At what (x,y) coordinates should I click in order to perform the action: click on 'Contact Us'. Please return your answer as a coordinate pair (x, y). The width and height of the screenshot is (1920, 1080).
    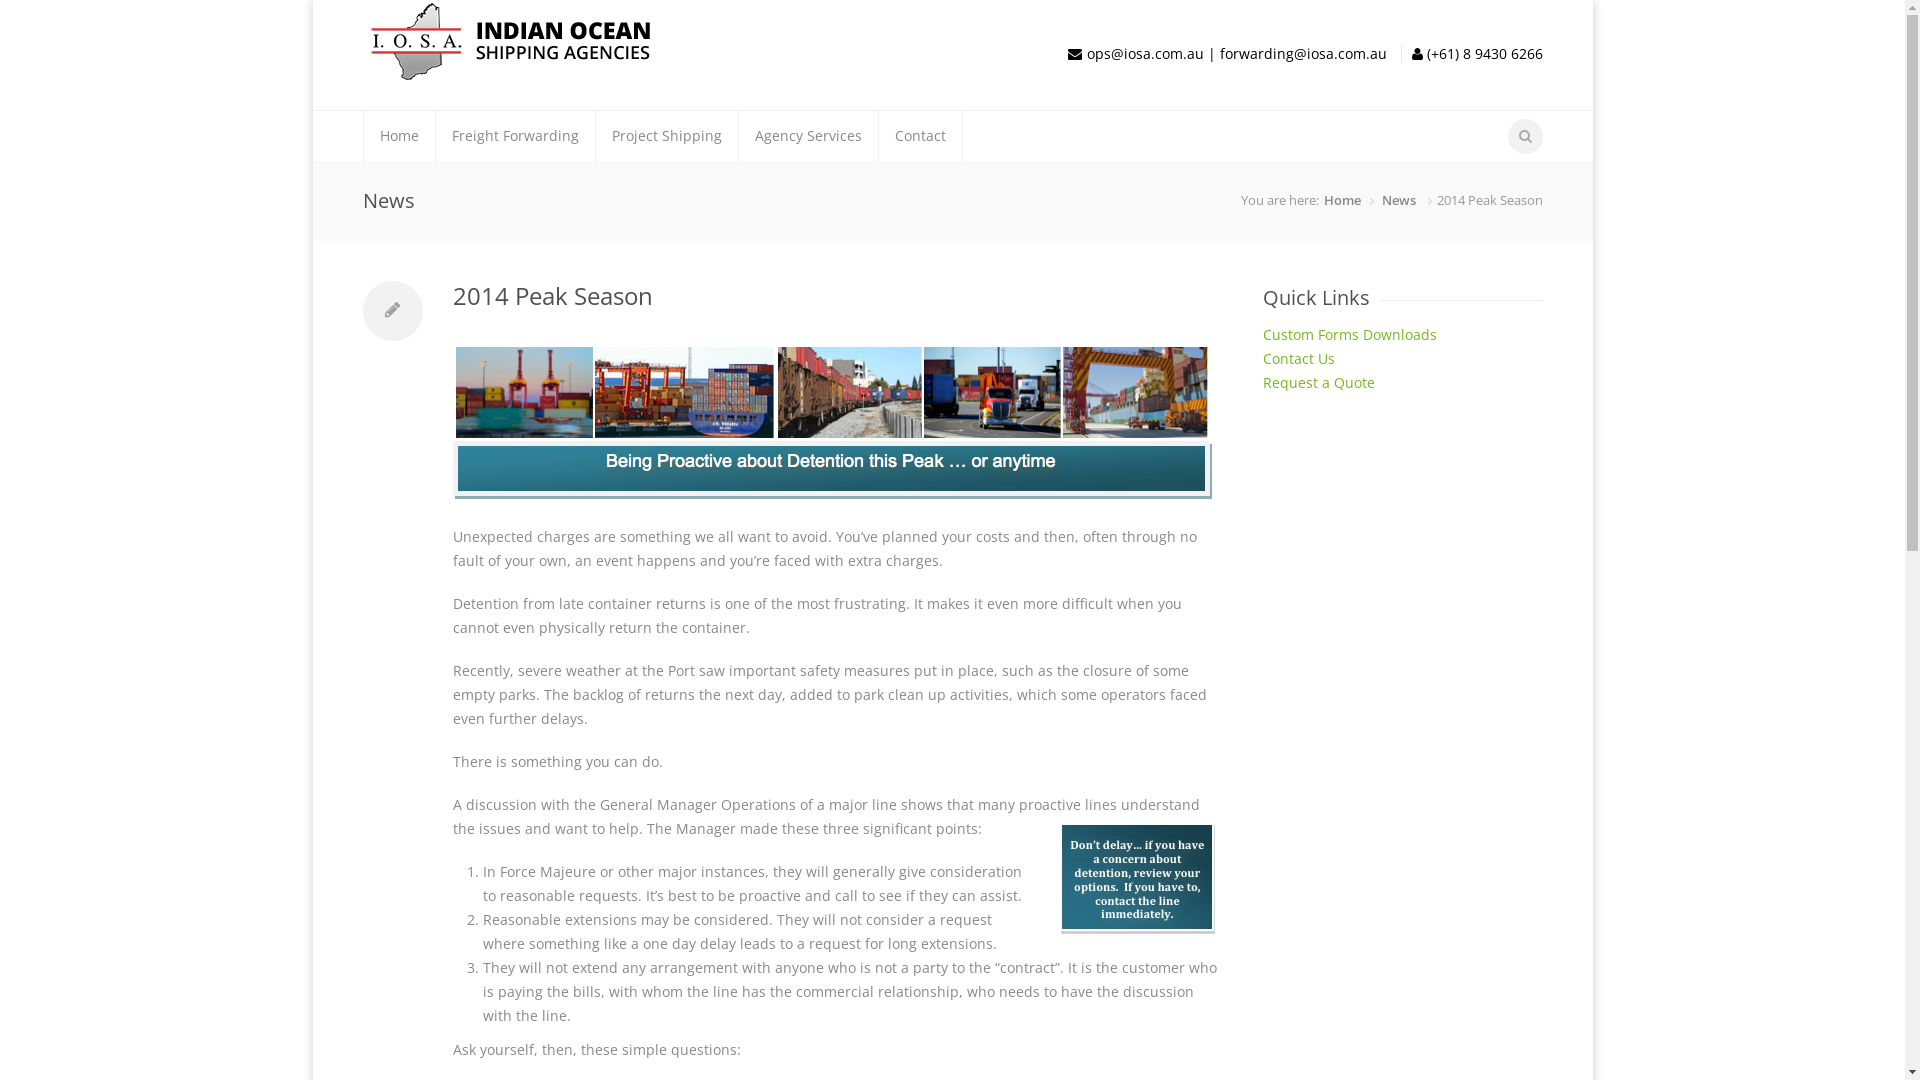
    Looking at the image, I should click on (1297, 357).